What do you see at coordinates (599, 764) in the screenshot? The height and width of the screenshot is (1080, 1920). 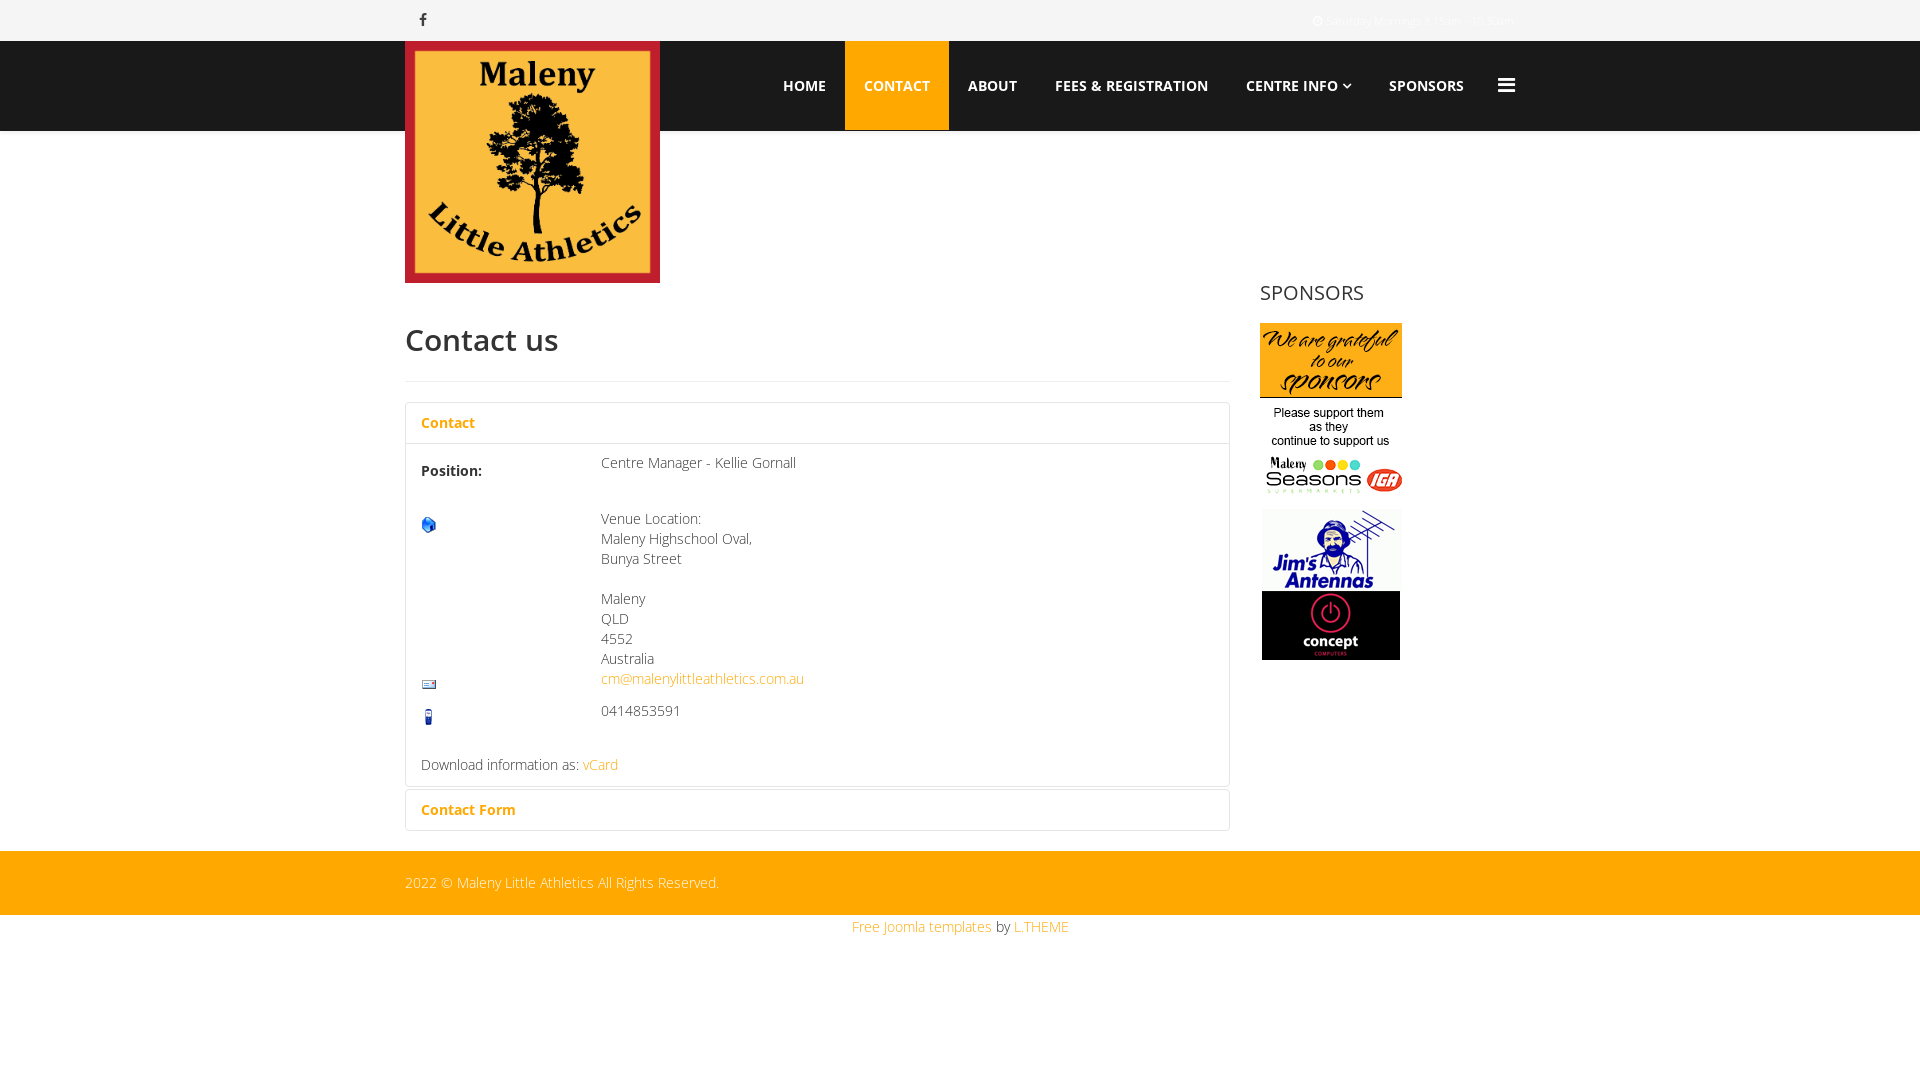 I see `'vCard'` at bounding box center [599, 764].